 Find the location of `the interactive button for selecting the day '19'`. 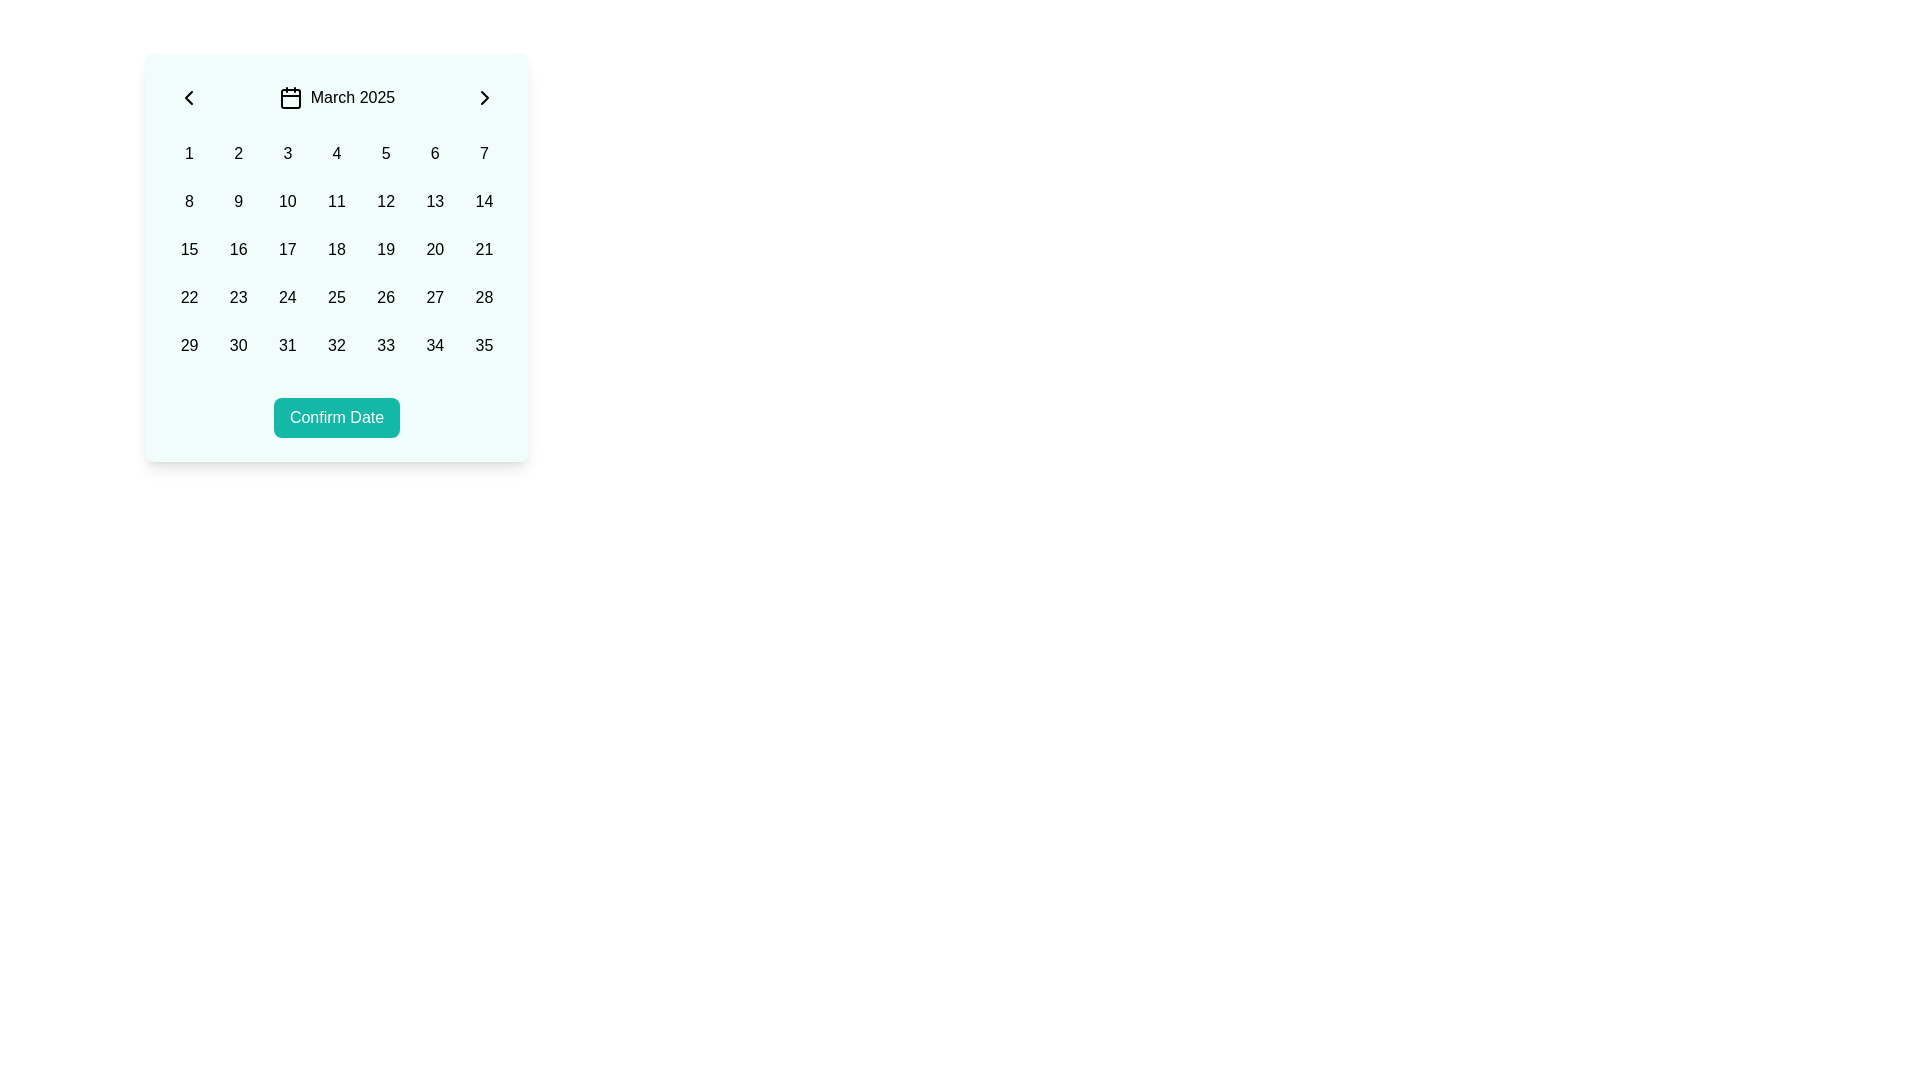

the interactive button for selecting the day '19' is located at coordinates (386, 249).